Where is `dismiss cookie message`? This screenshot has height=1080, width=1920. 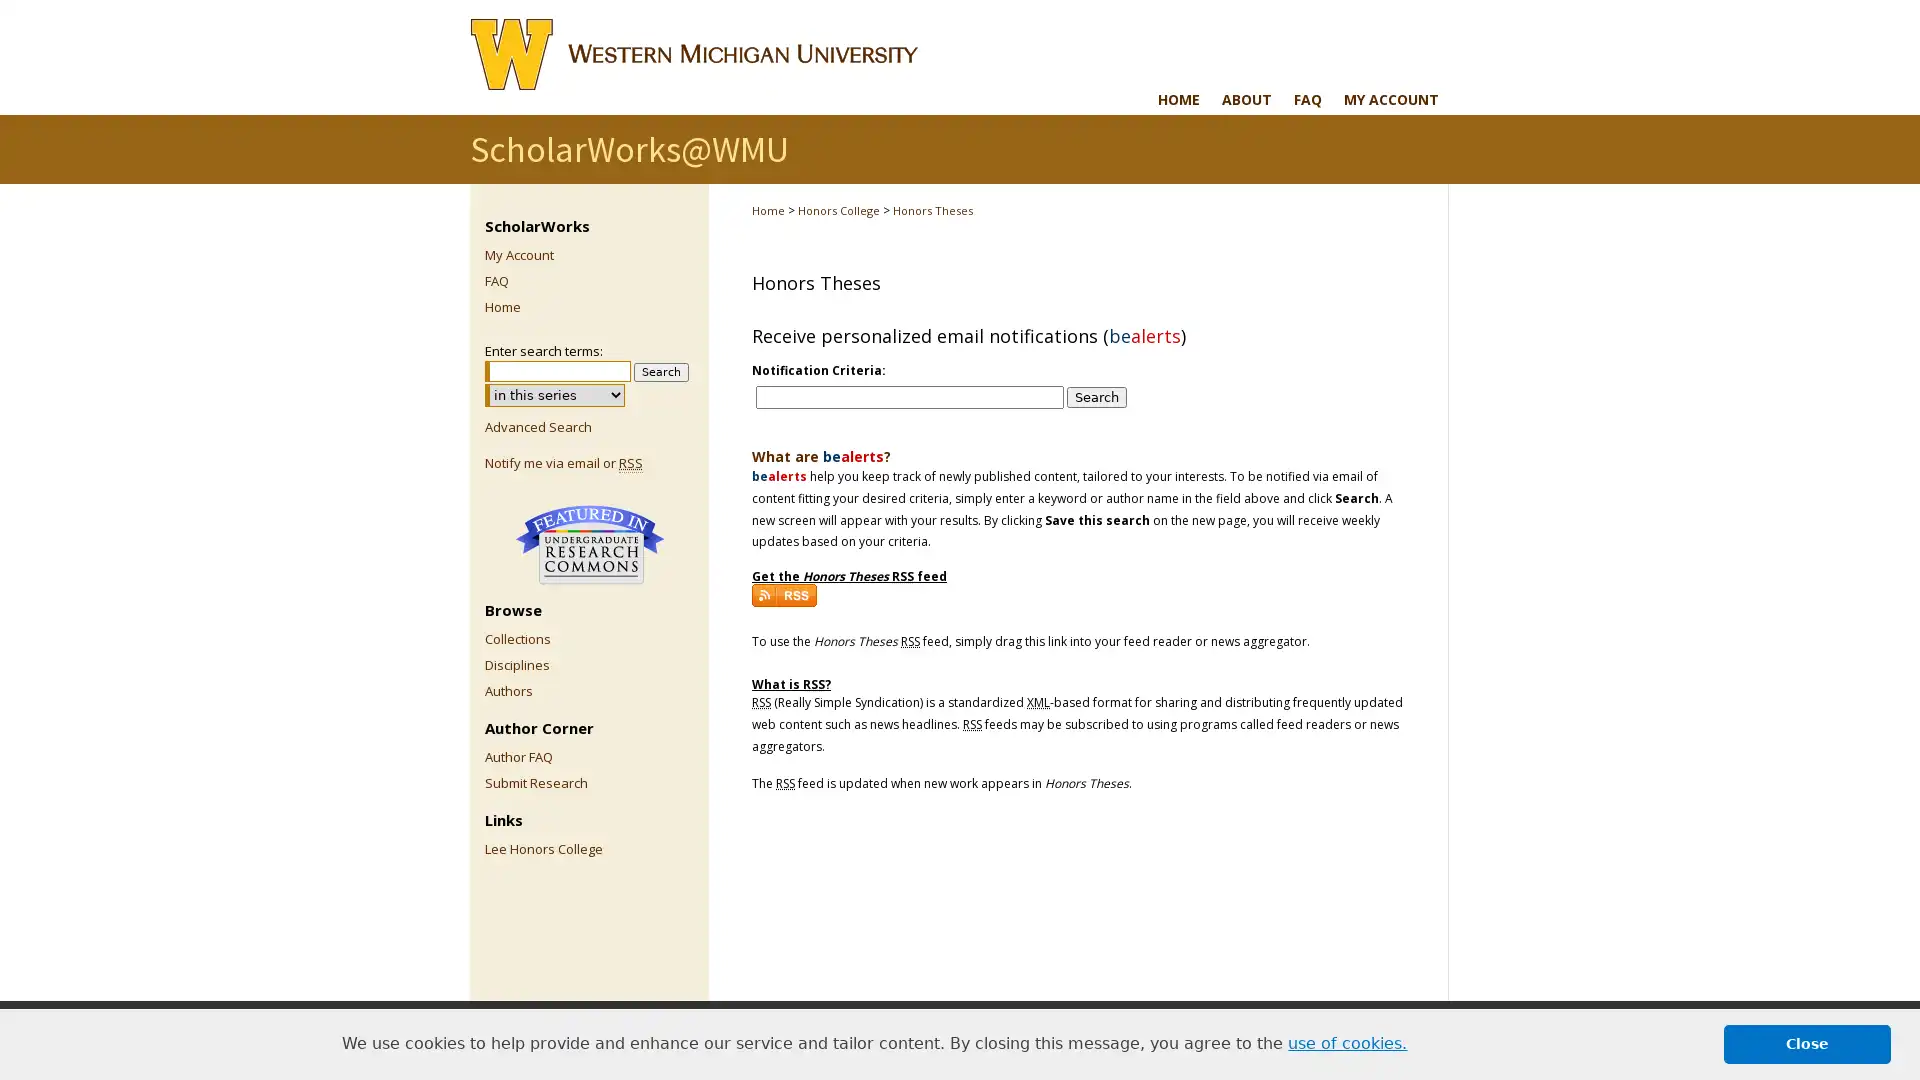
dismiss cookie message is located at coordinates (1807, 1043).